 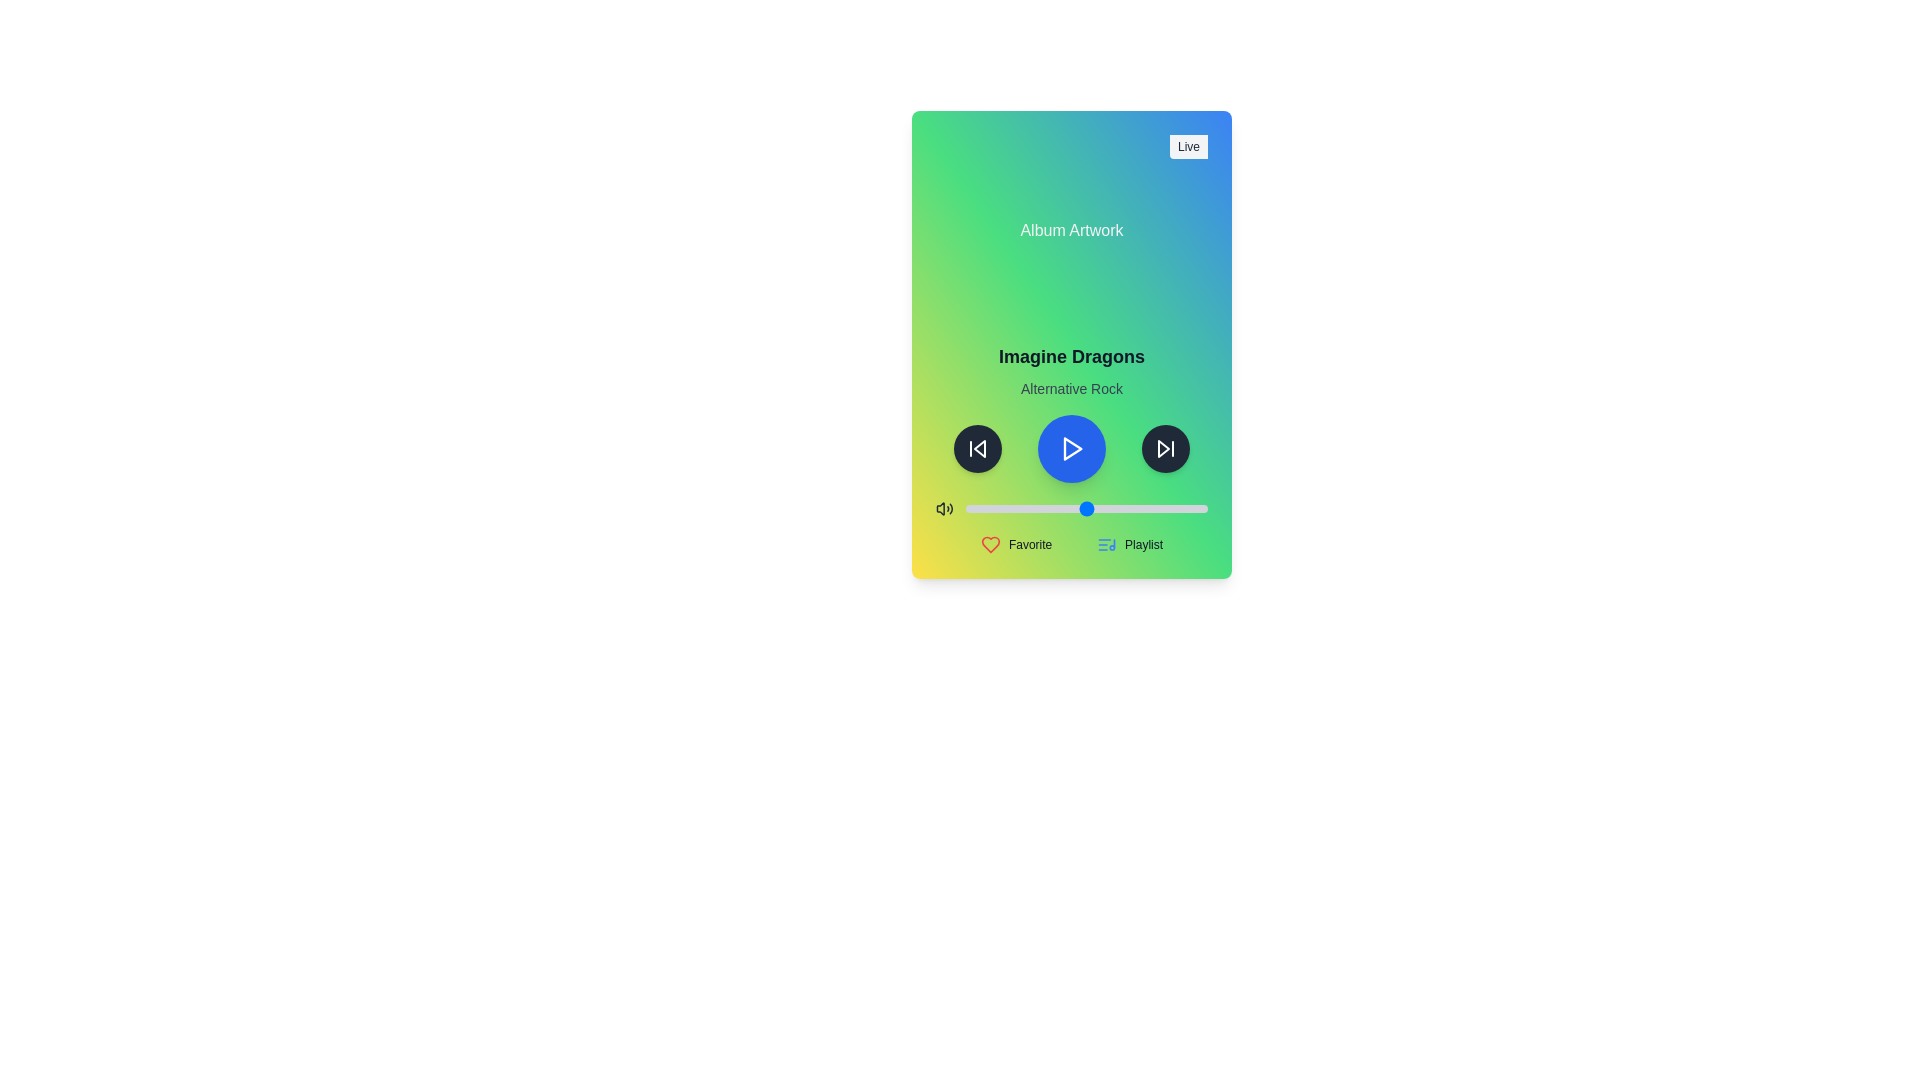 What do you see at coordinates (1144, 544) in the screenshot?
I see `the 'Playlist' text label located at the bottom right of the interface's central card layout` at bounding box center [1144, 544].